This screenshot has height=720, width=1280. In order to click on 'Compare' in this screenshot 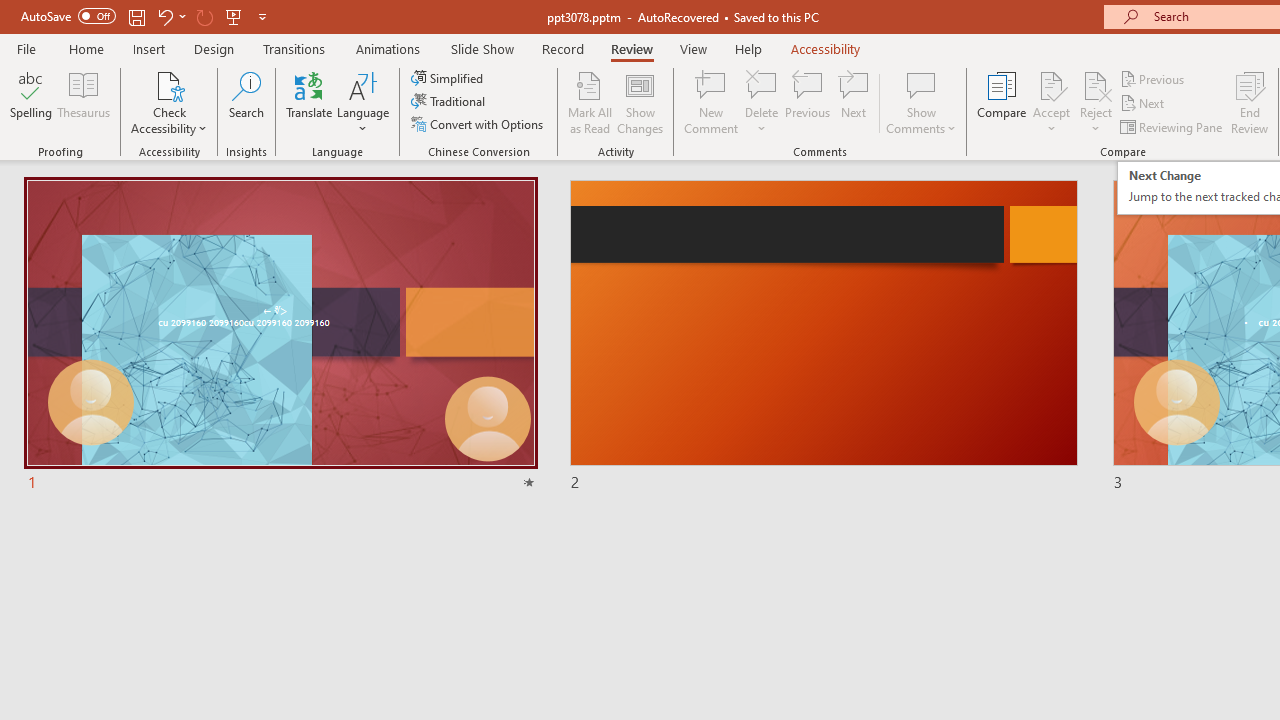, I will do `click(1002, 103)`.